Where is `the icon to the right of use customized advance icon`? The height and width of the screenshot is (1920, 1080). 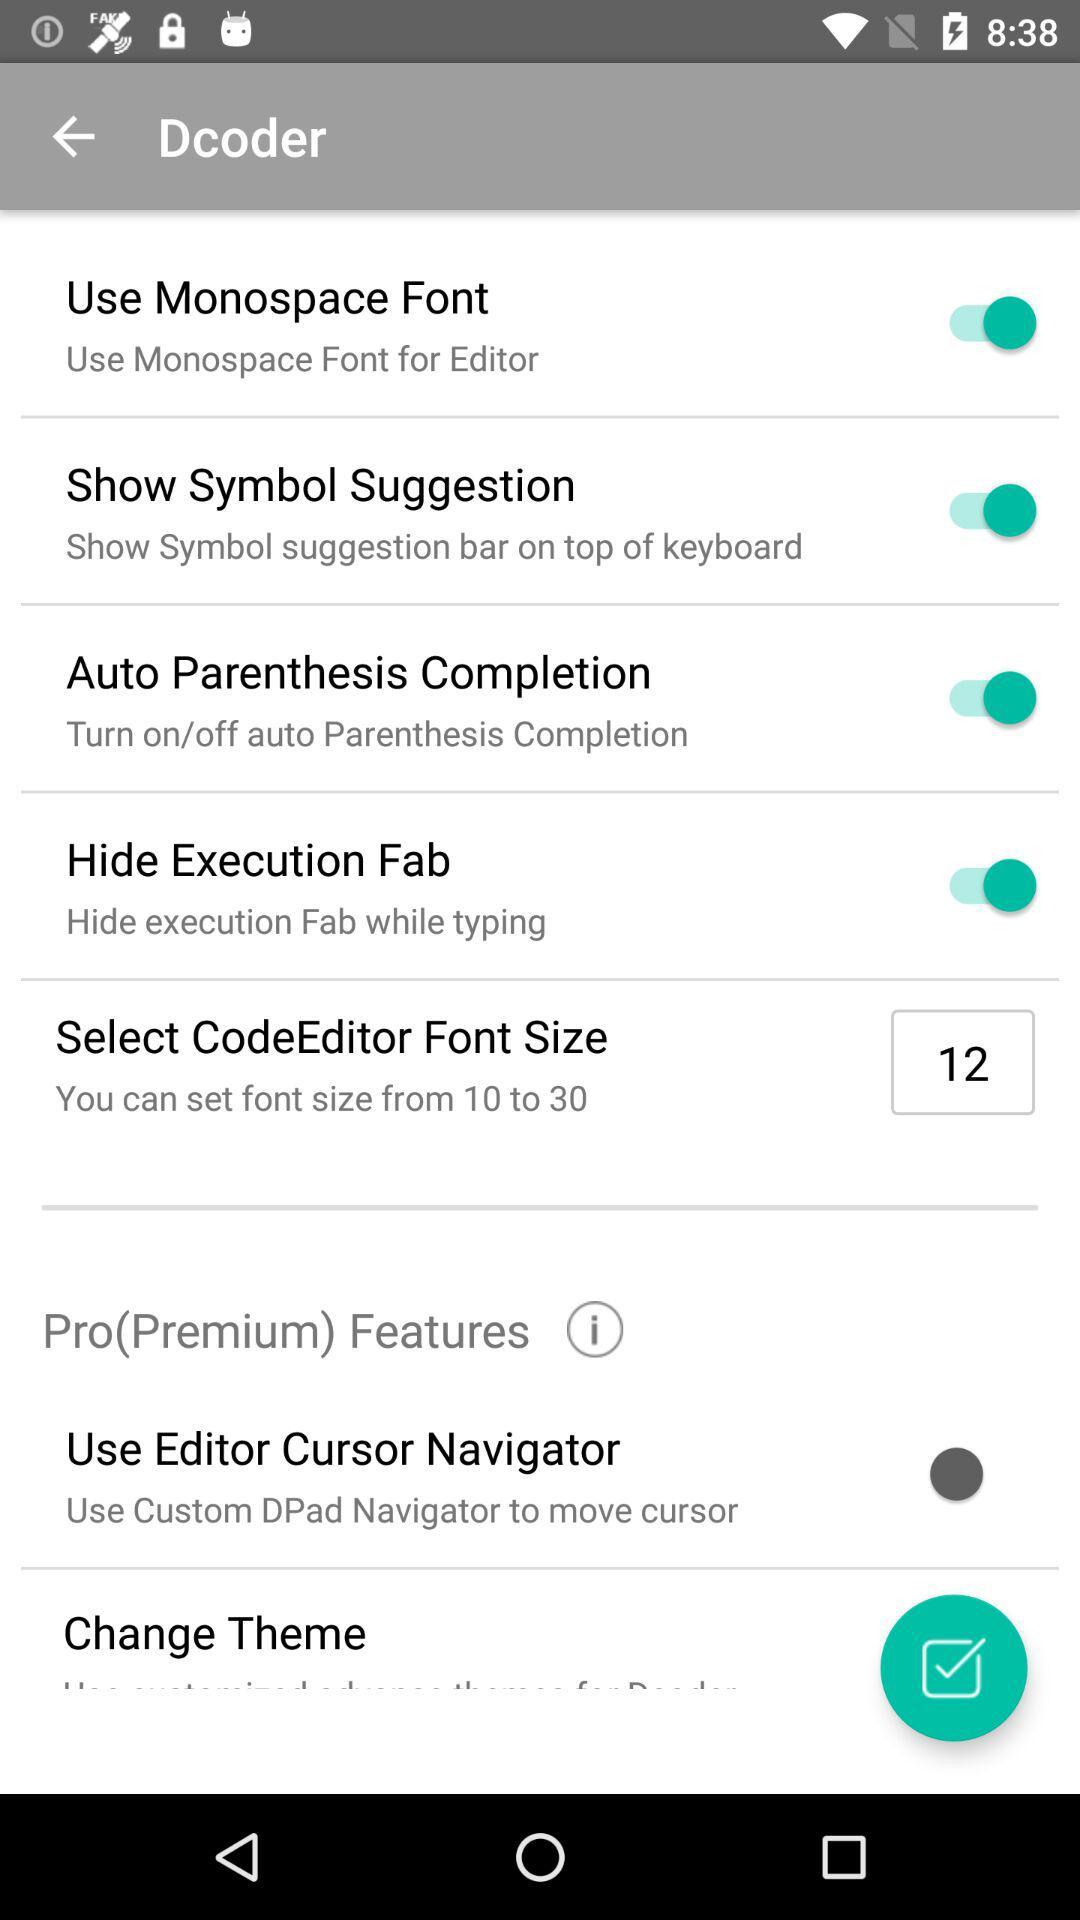 the icon to the right of use customized advance icon is located at coordinates (952, 1668).